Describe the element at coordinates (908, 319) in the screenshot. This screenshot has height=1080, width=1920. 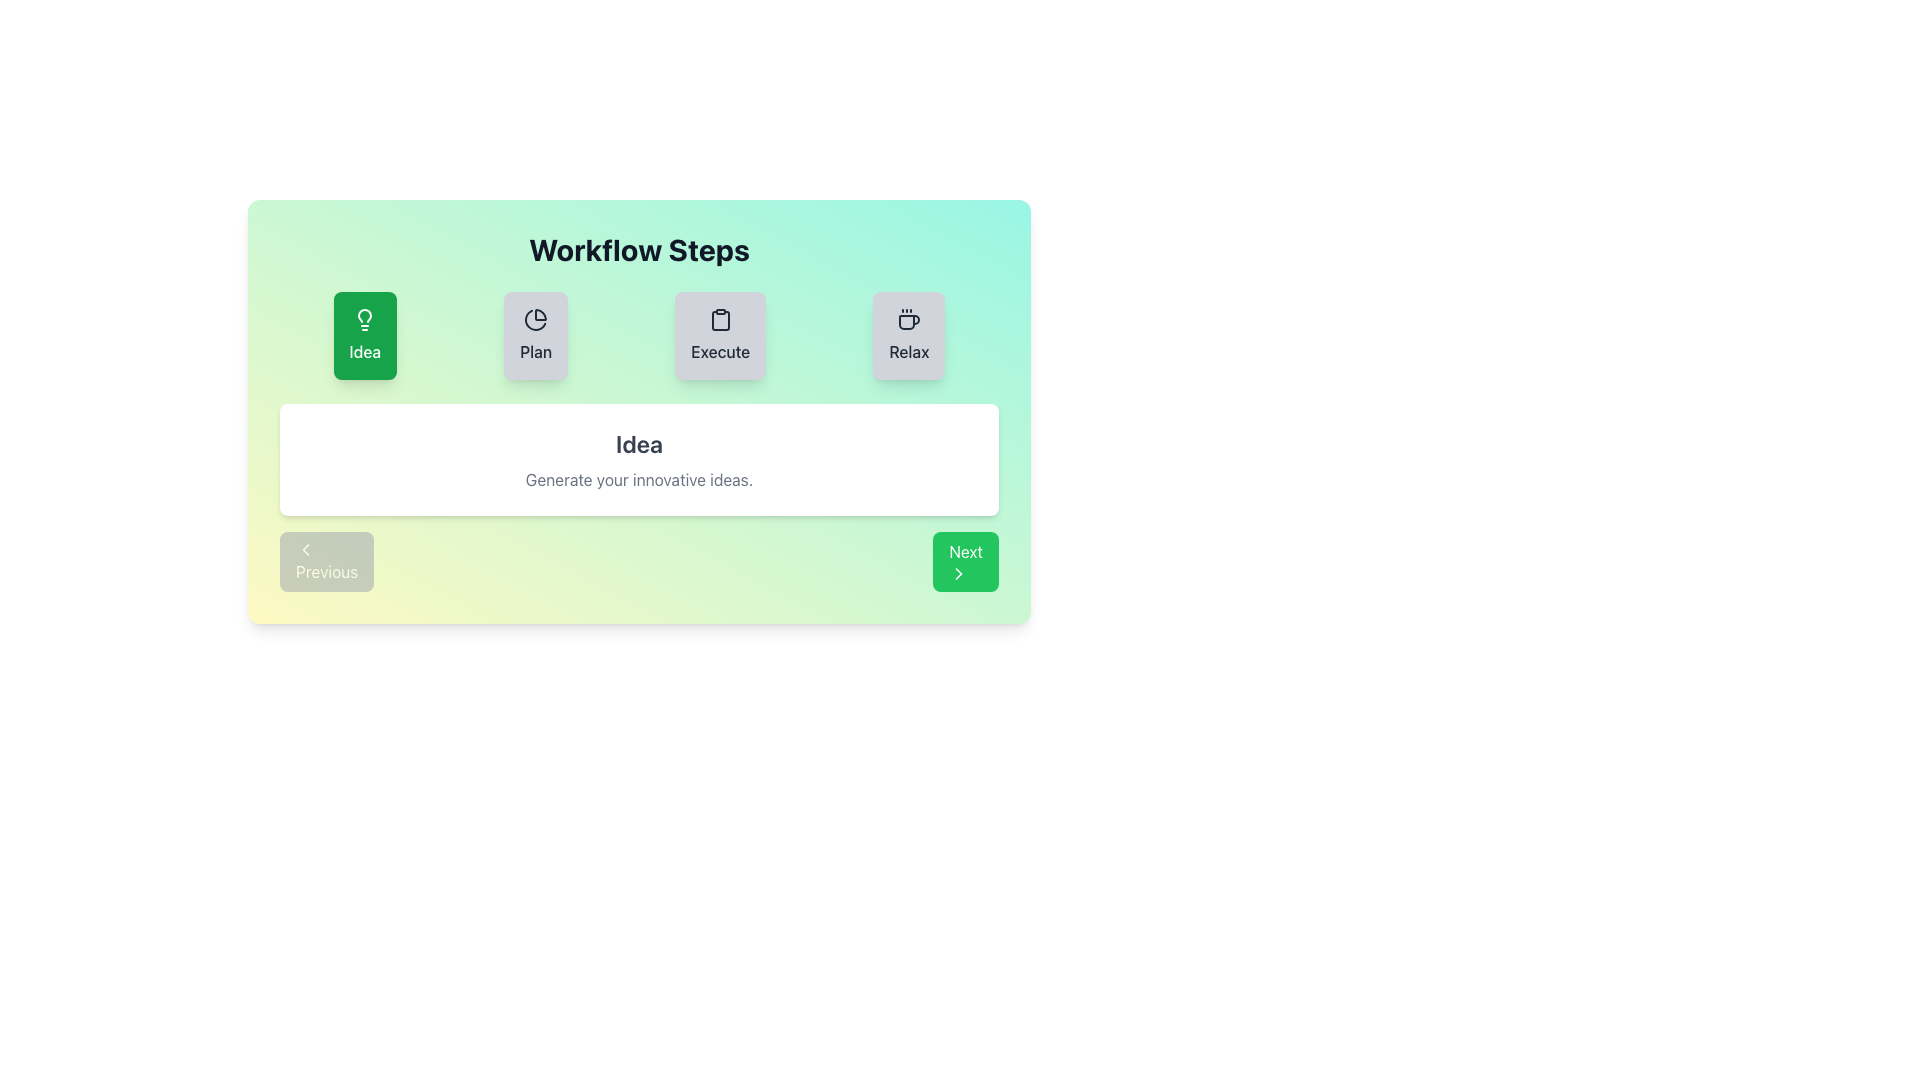
I see `the coffee cup icon with steam, located above the 'Relax' text in the workflow steps interface` at that location.